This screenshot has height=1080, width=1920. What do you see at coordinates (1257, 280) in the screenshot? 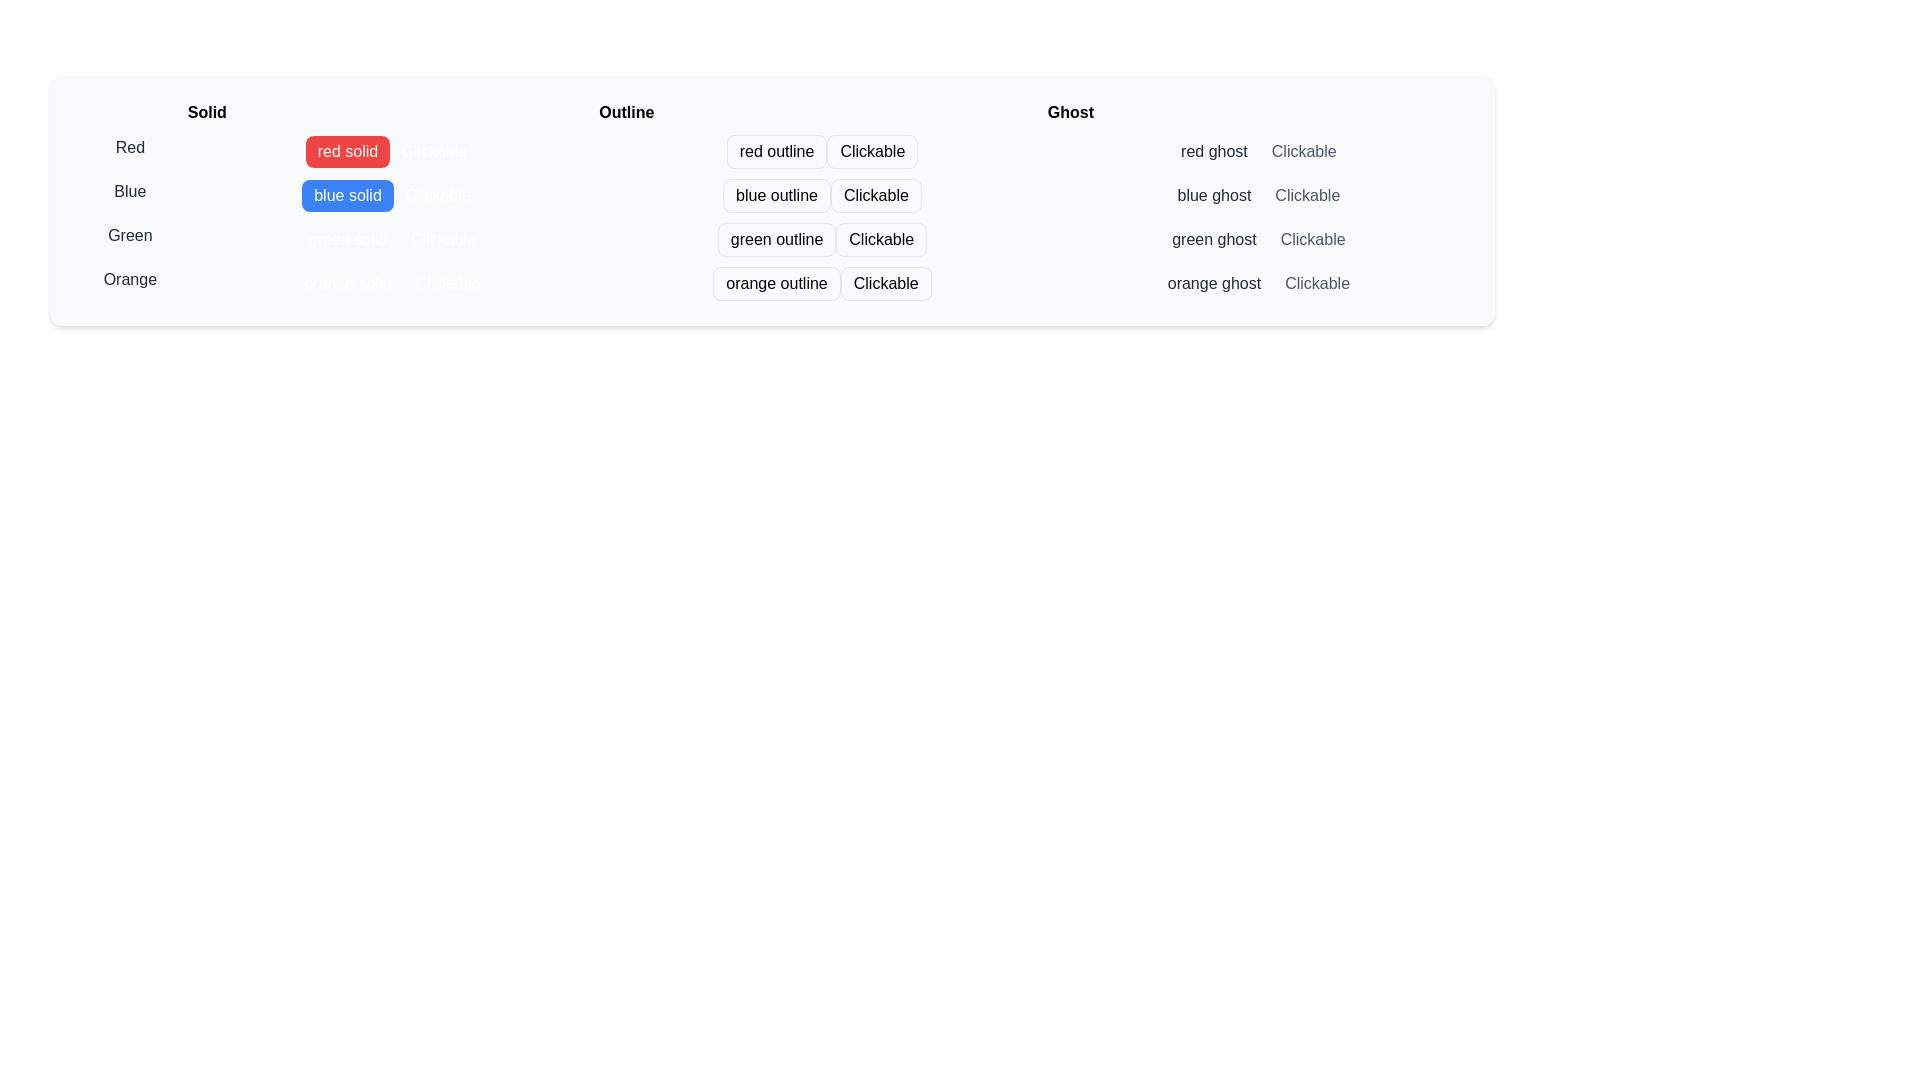
I see `the 'orange ghost' label located in the bottom-most row of the 'Ghost' column, which is marked as 'Clickable'` at bounding box center [1257, 280].